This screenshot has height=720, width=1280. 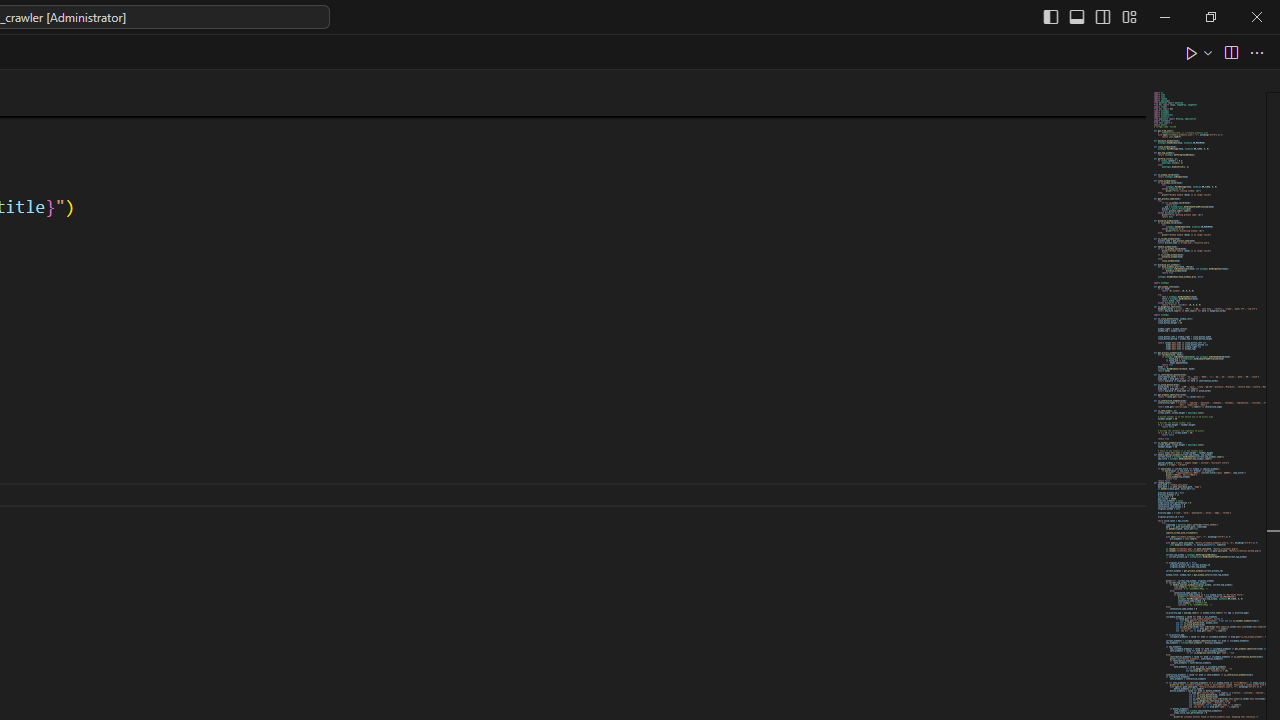 What do you see at coordinates (1225, 51) in the screenshot?
I see `'Editor actions'` at bounding box center [1225, 51].